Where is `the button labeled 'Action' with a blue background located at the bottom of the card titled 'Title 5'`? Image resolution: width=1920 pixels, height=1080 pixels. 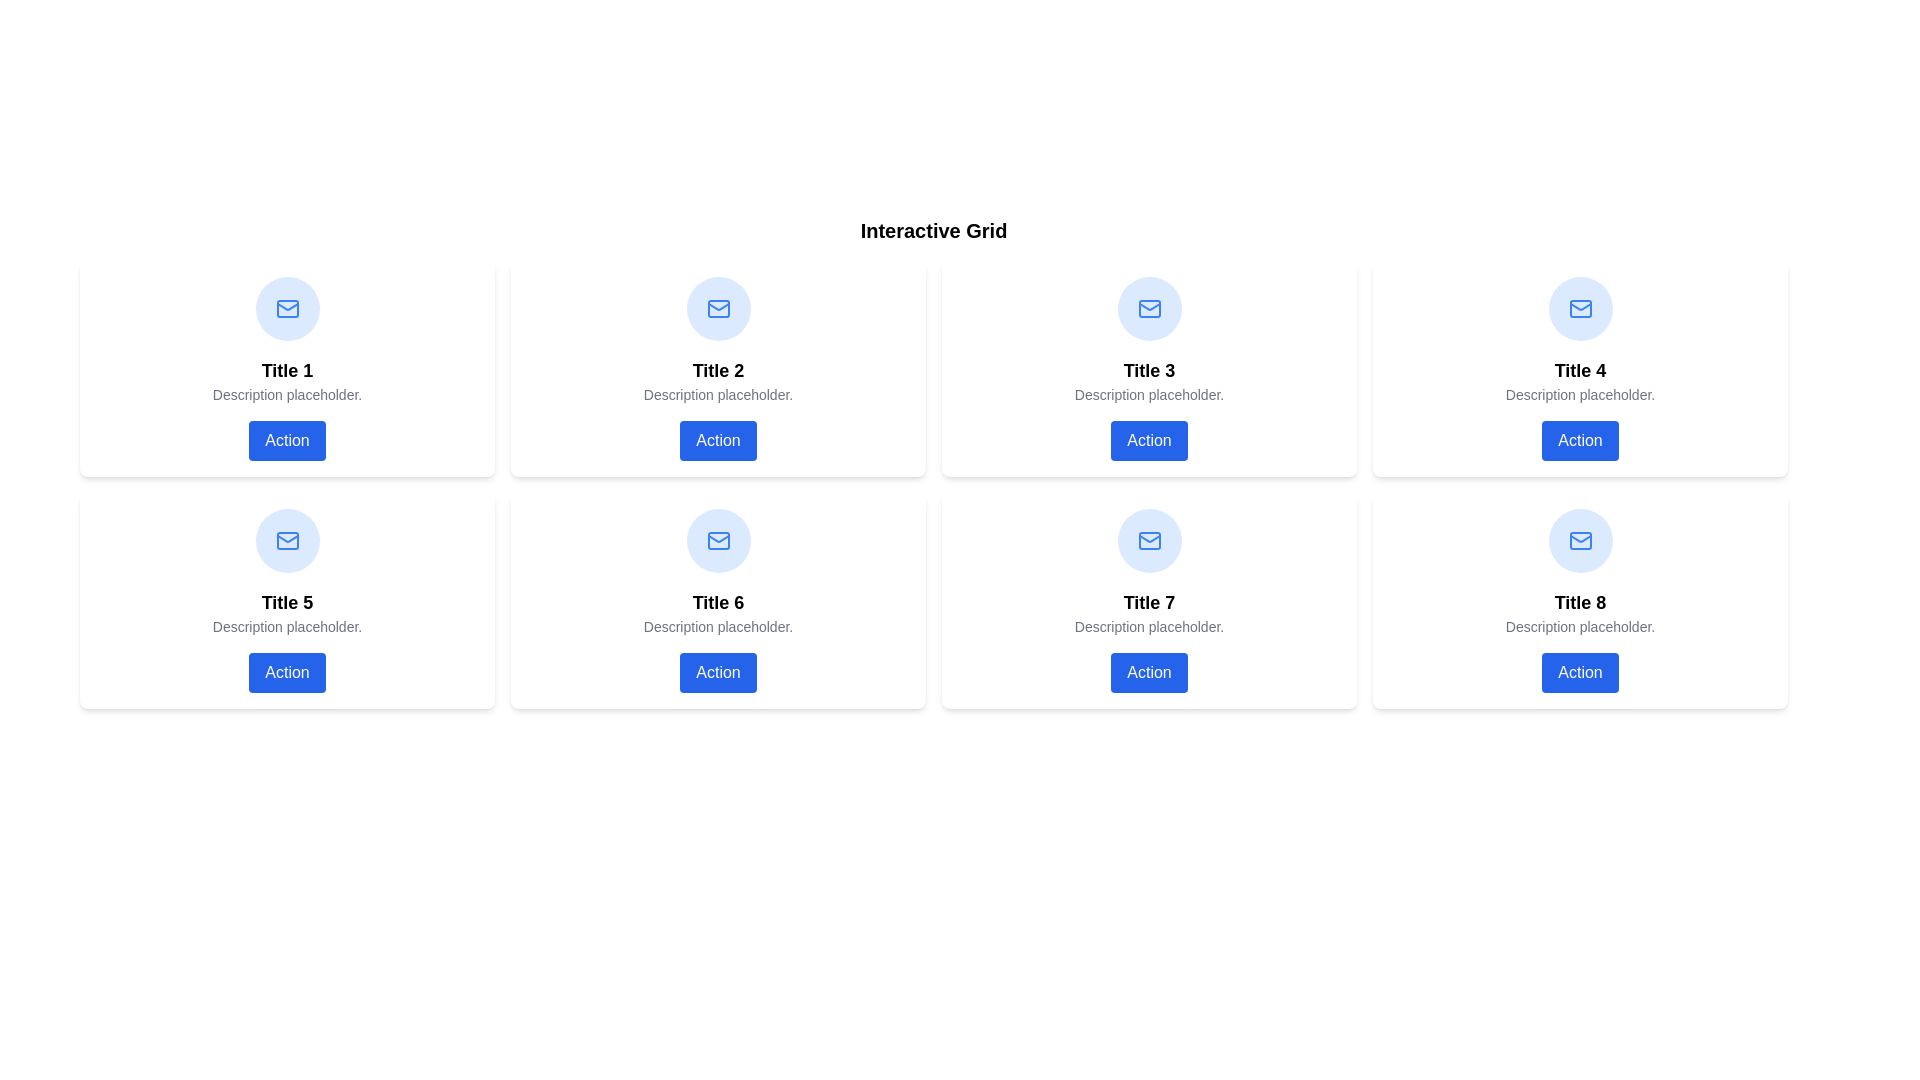
the button labeled 'Action' with a blue background located at the bottom of the card titled 'Title 5' is located at coordinates (286, 672).